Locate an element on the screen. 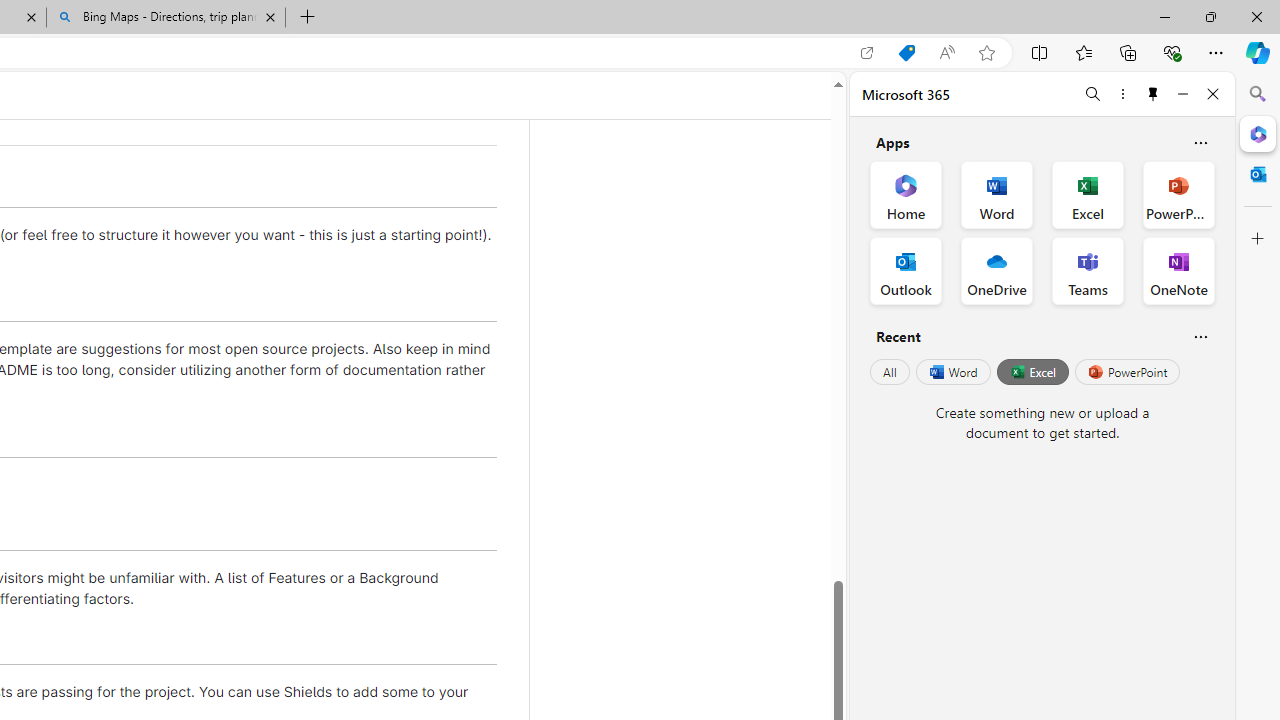  'Home Office App' is located at coordinates (905, 195).